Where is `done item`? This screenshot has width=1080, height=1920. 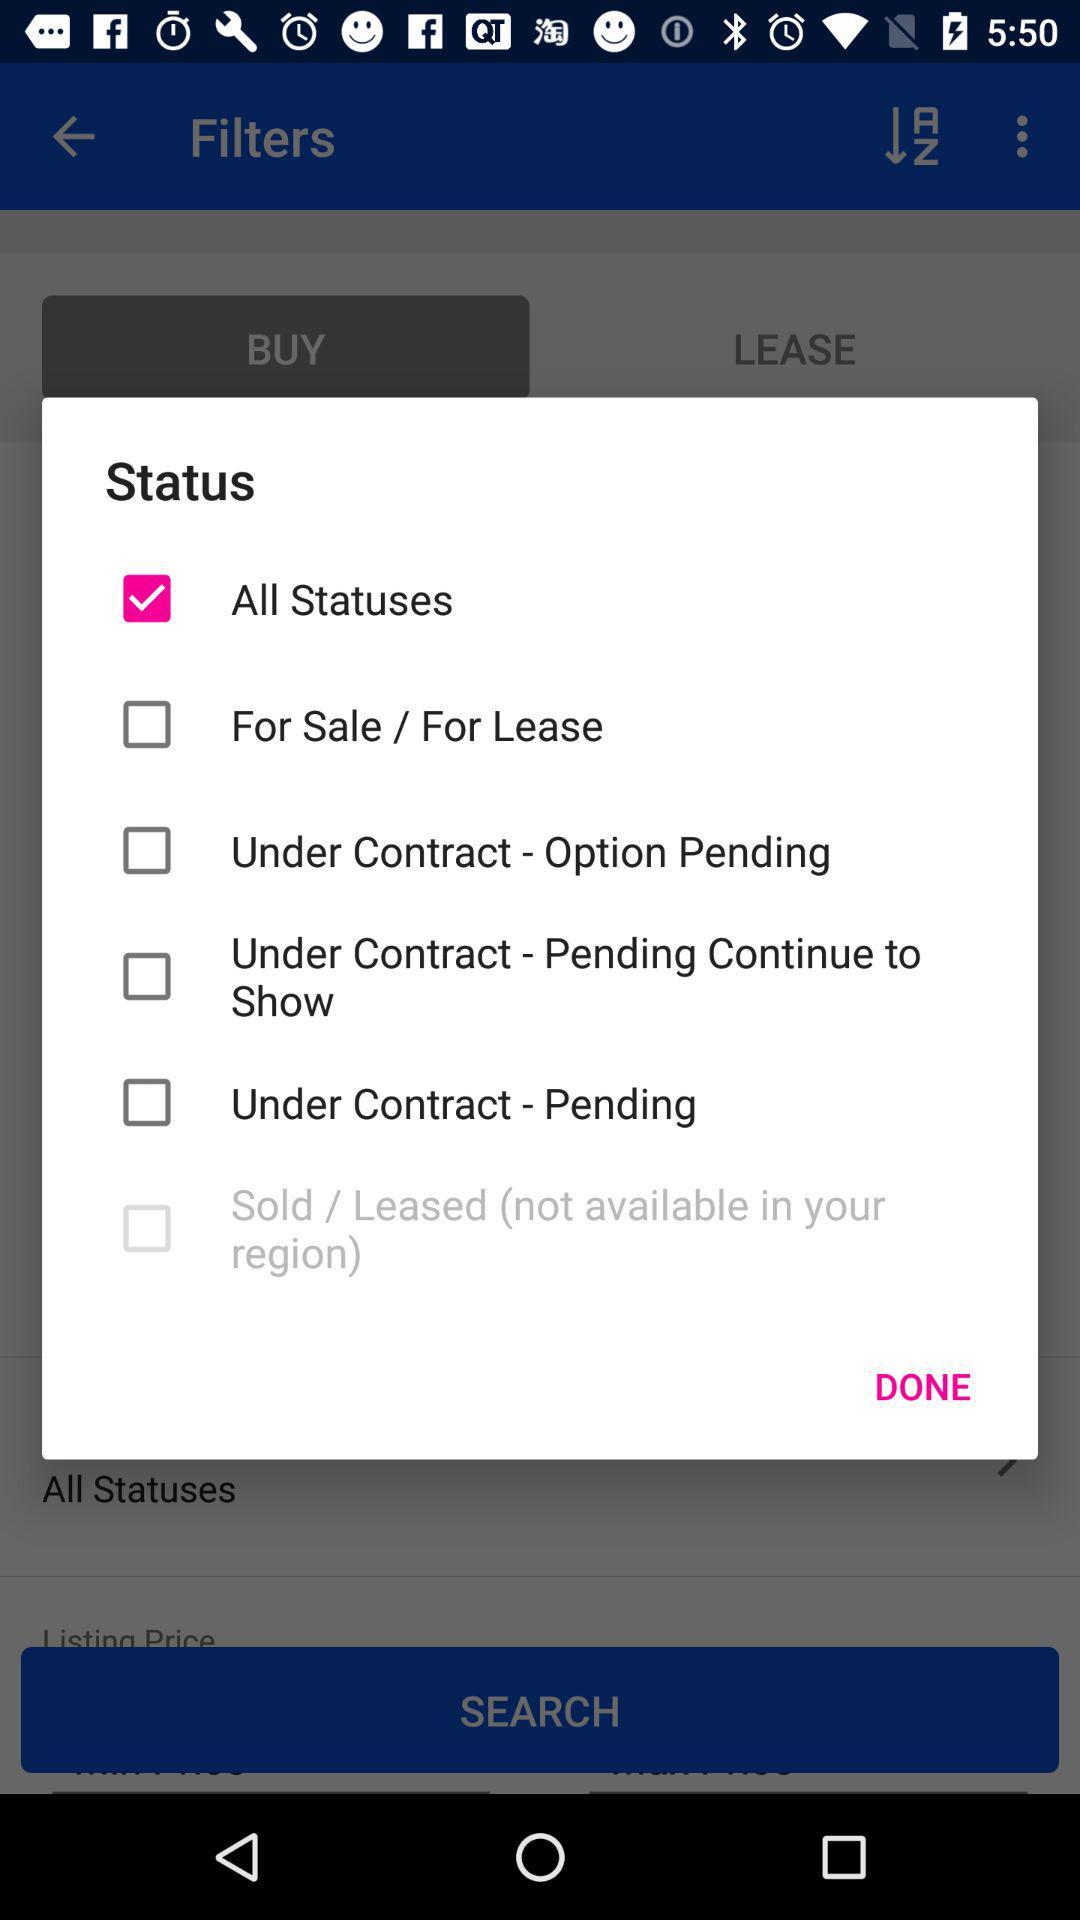
done item is located at coordinates (922, 1385).